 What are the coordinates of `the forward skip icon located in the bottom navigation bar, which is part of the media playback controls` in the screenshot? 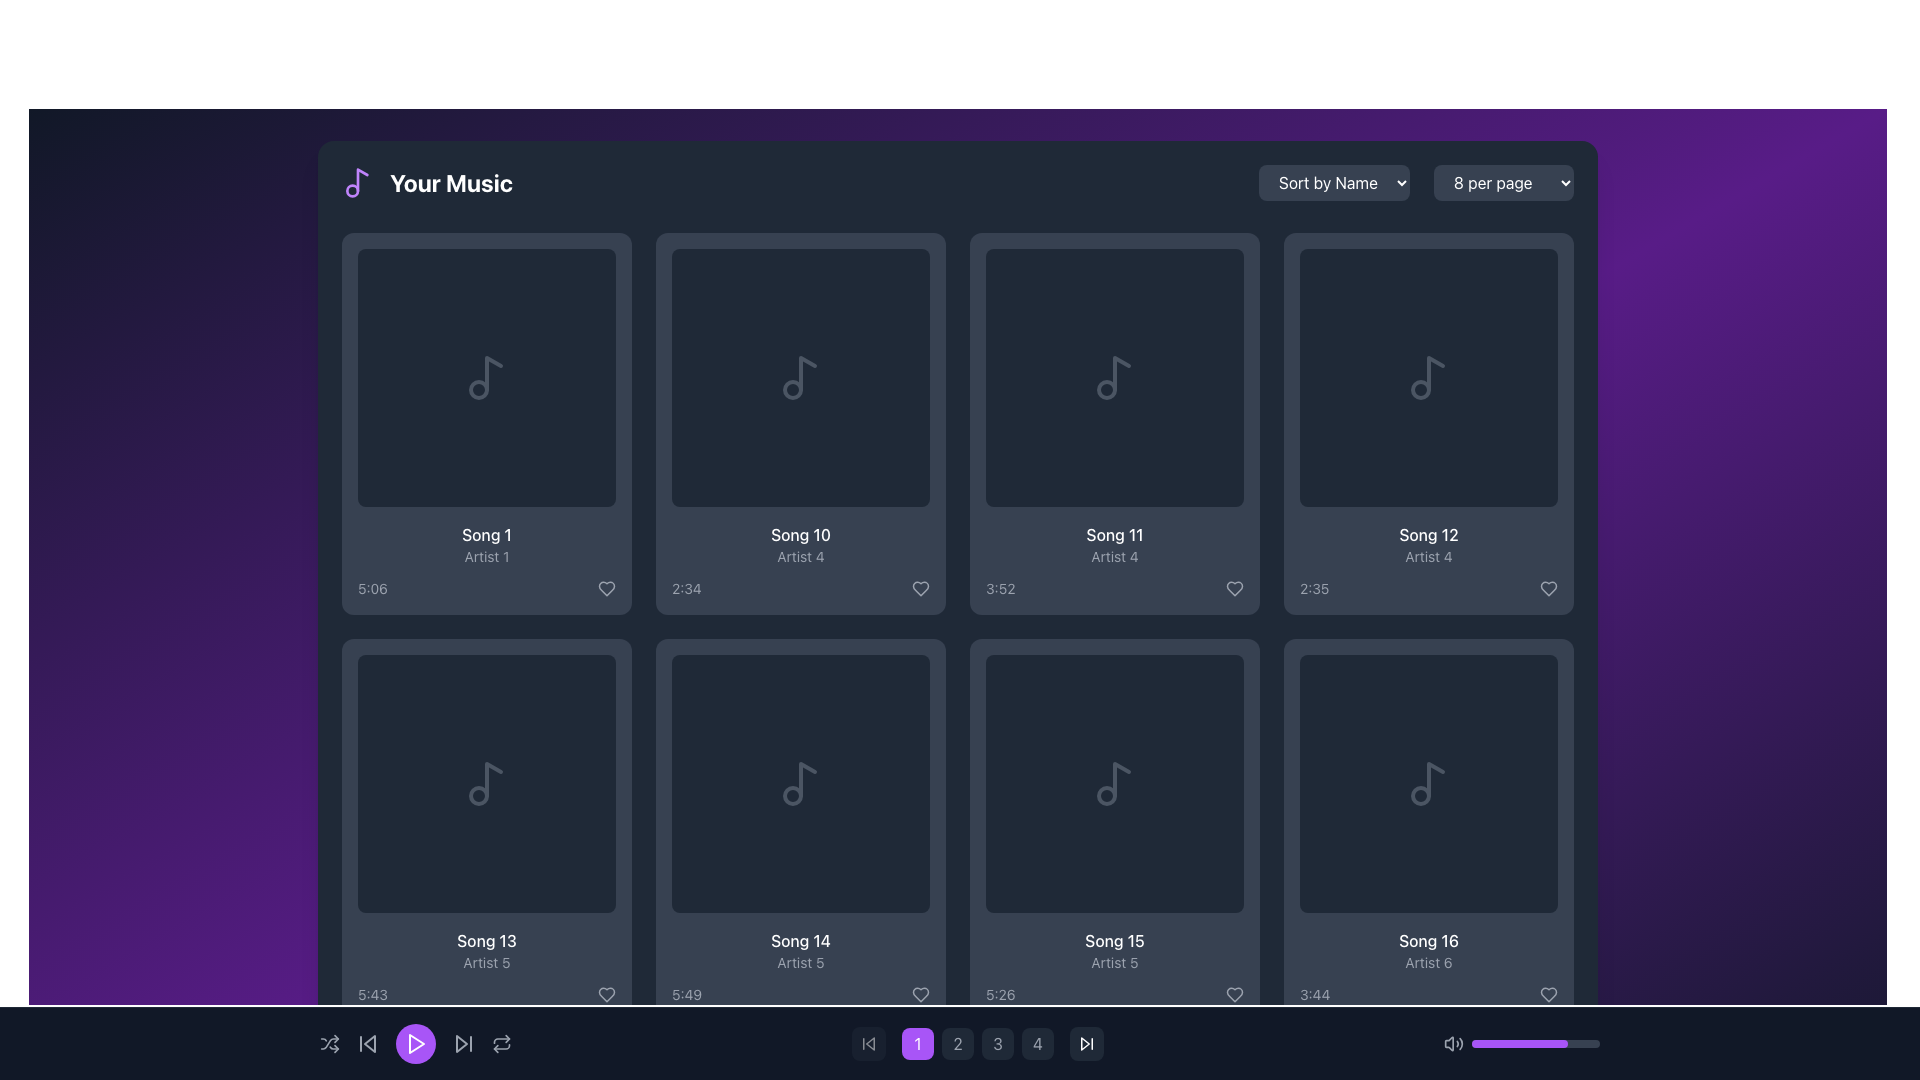 It's located at (460, 1043).